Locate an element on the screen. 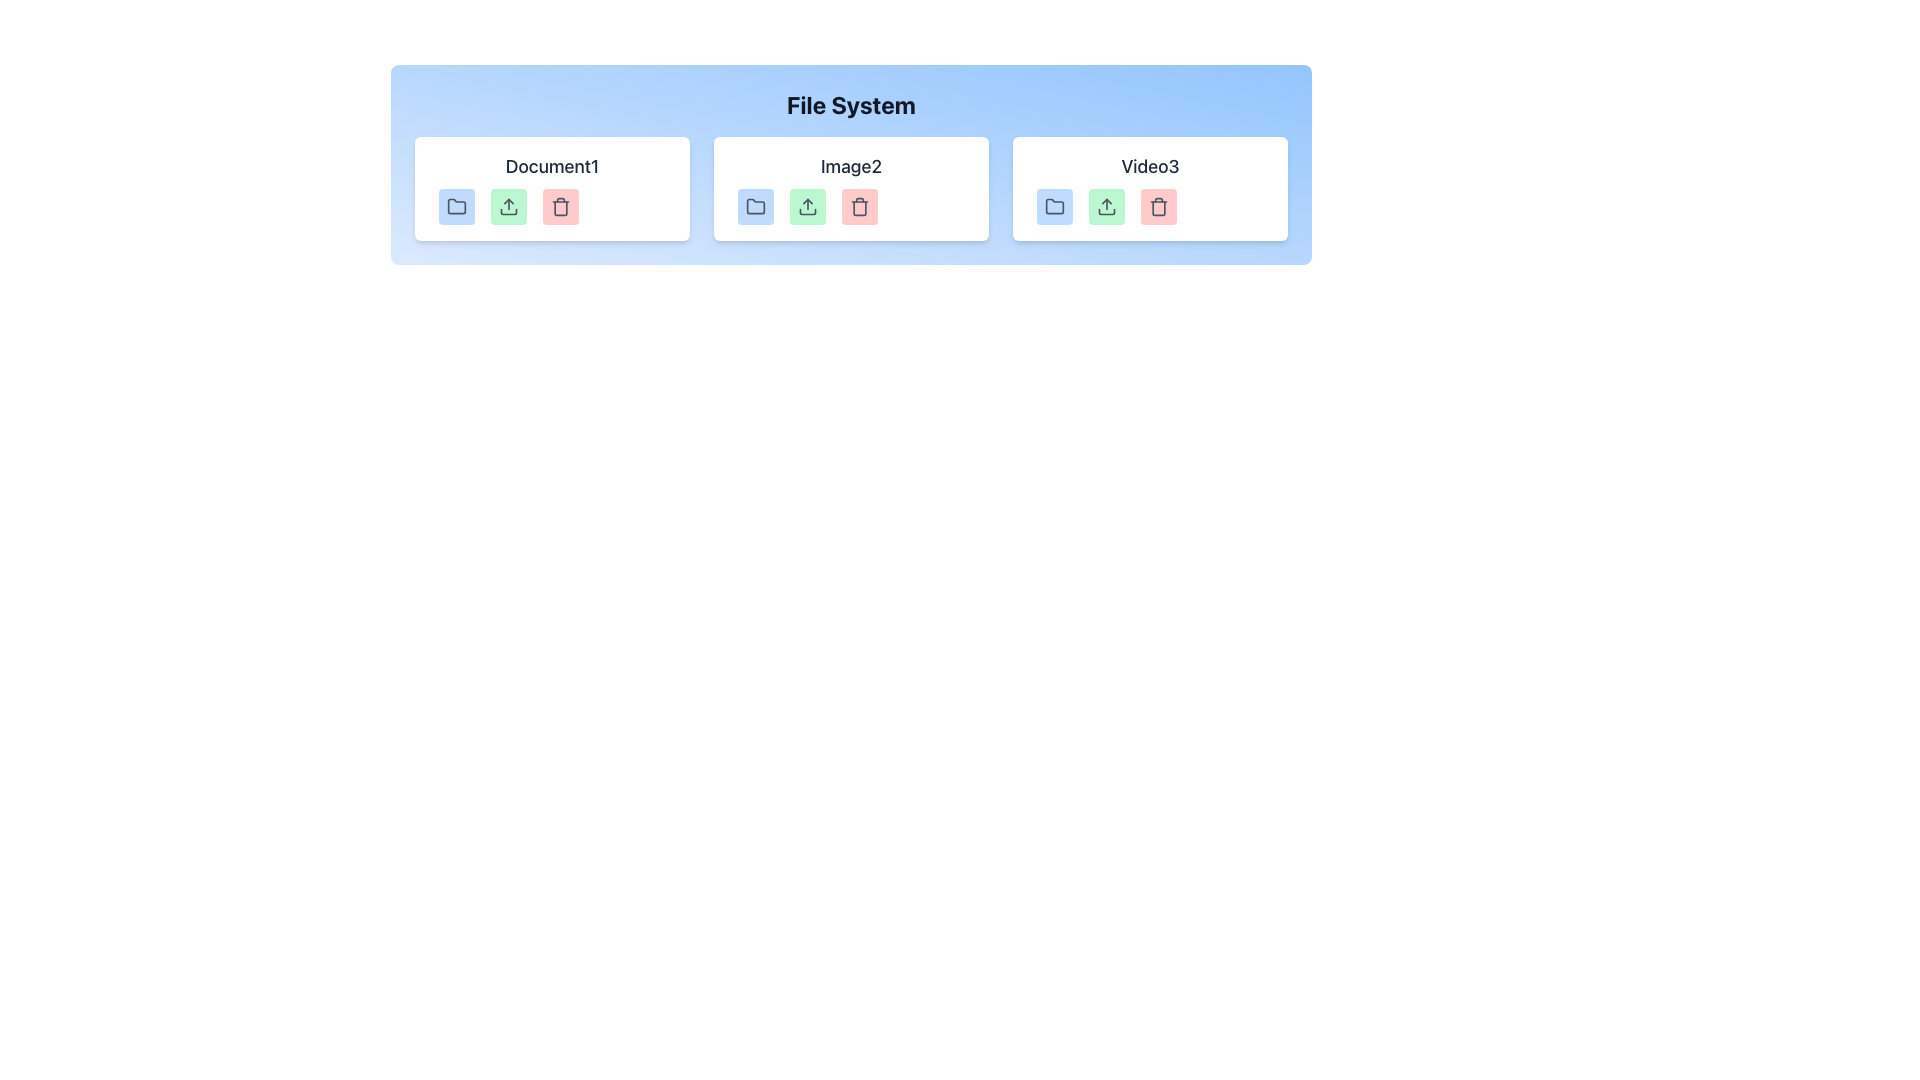 This screenshot has height=1080, width=1920. the folder icon button with a blue background and rounded border located in the 'Video3' card is located at coordinates (1054, 207).